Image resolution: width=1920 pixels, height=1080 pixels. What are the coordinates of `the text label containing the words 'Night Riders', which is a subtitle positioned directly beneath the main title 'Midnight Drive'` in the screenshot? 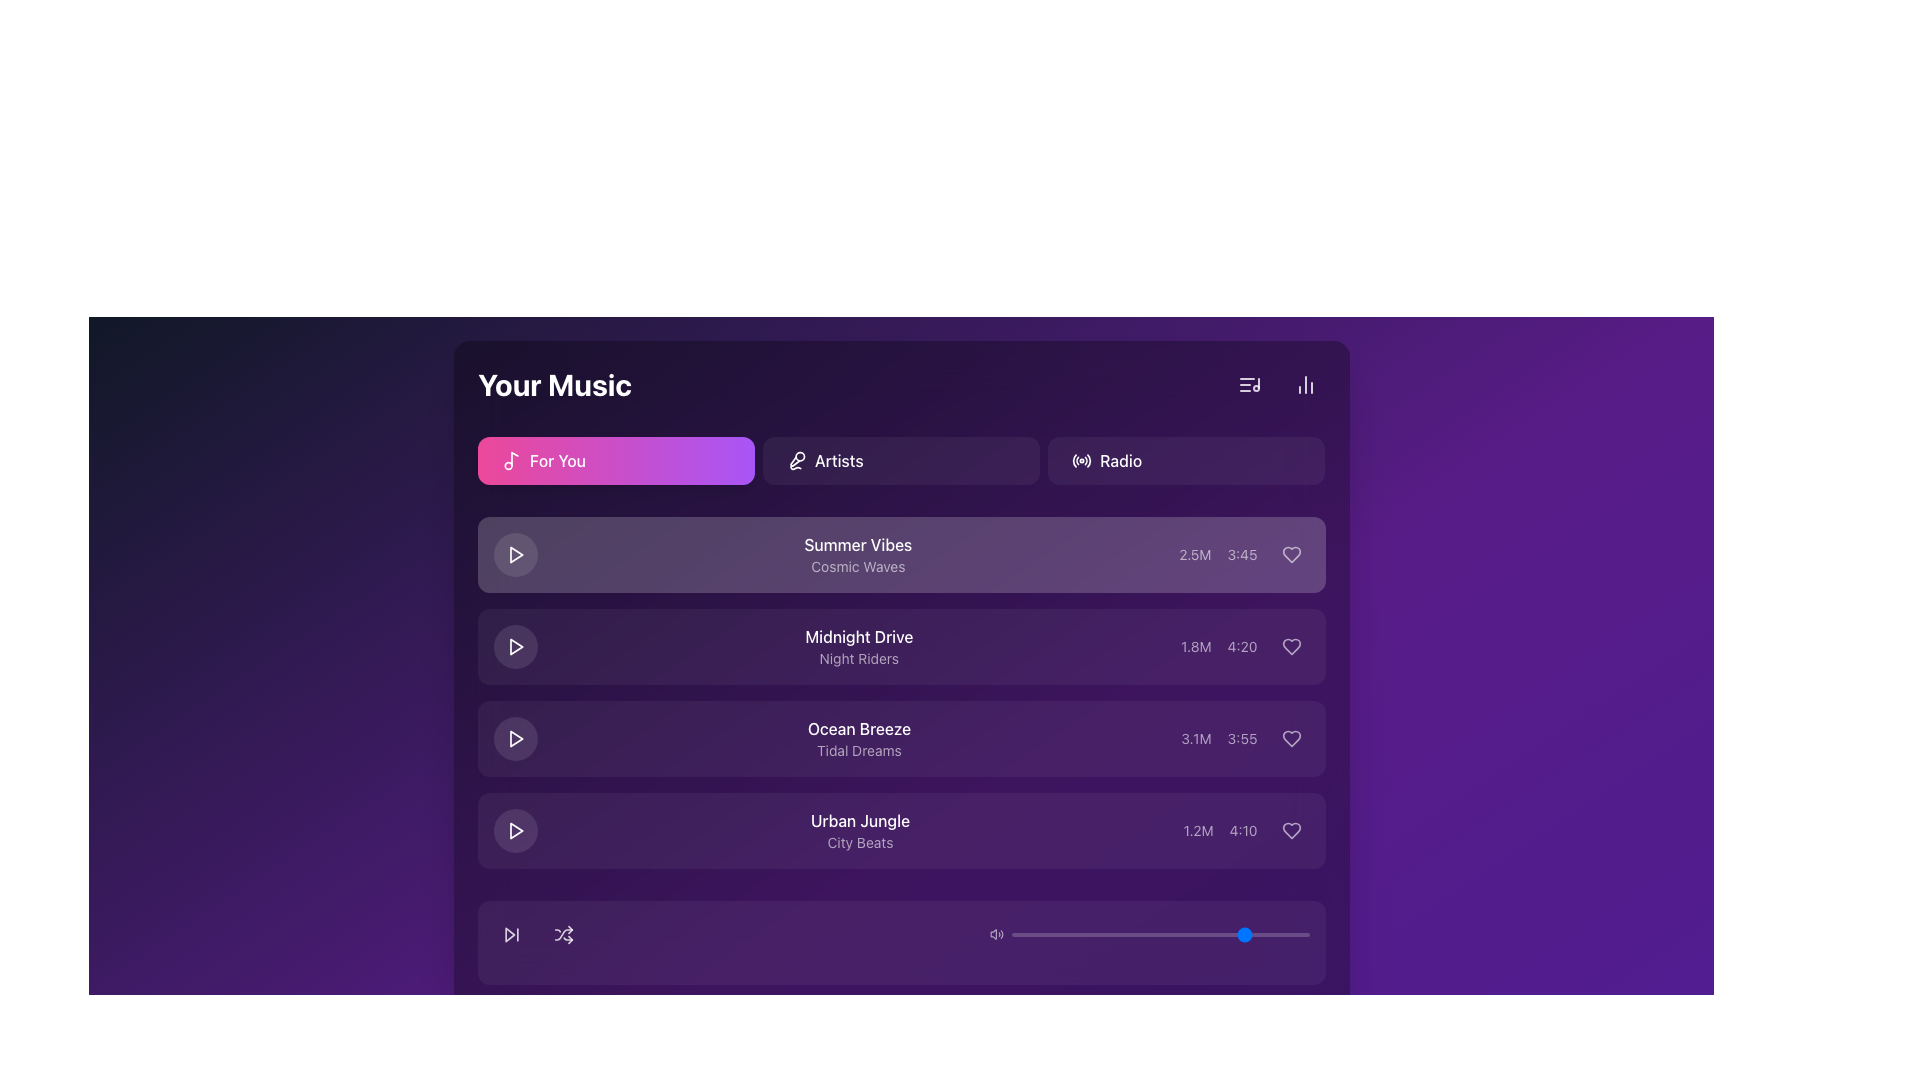 It's located at (859, 659).